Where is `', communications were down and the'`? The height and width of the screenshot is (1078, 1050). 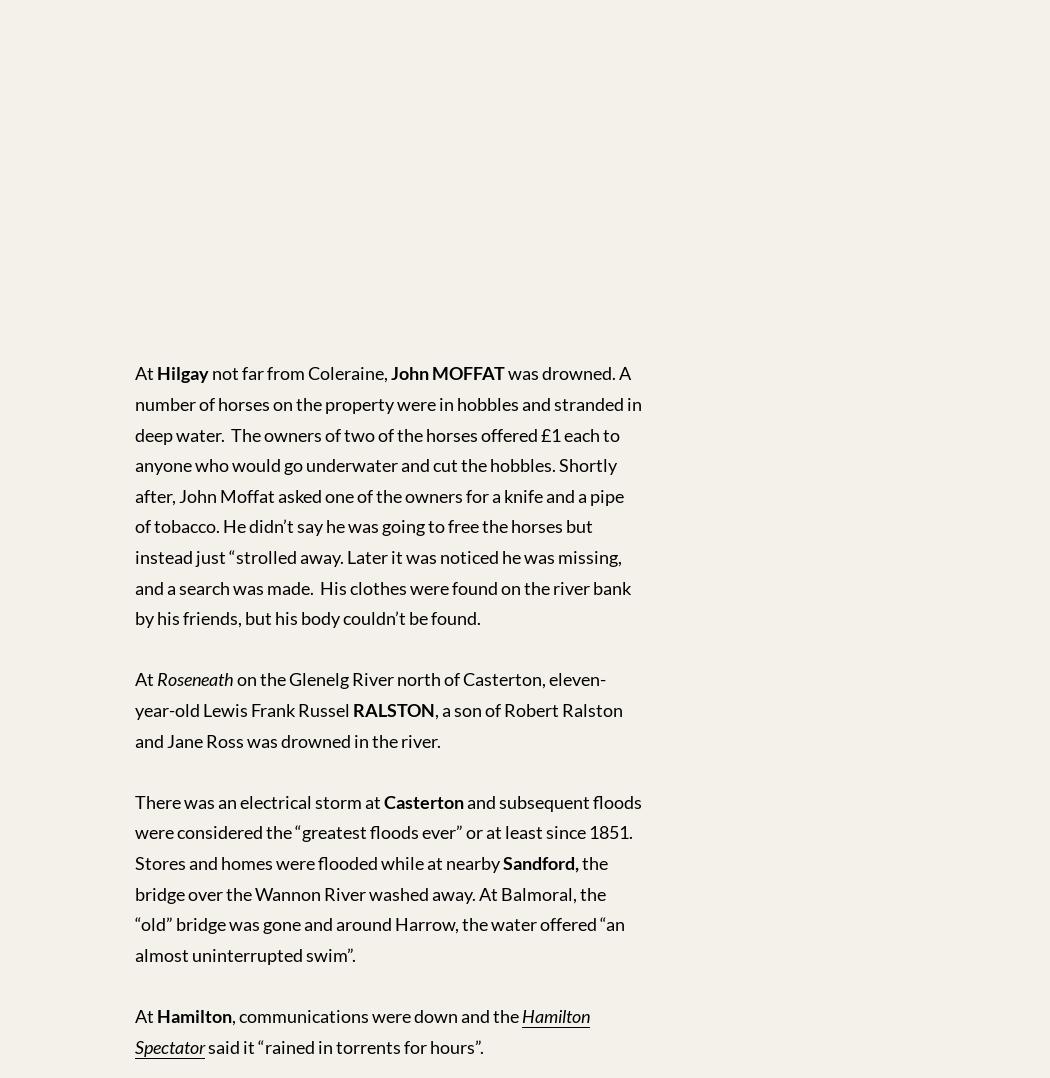 ', communications were down and the' is located at coordinates (376, 1014).